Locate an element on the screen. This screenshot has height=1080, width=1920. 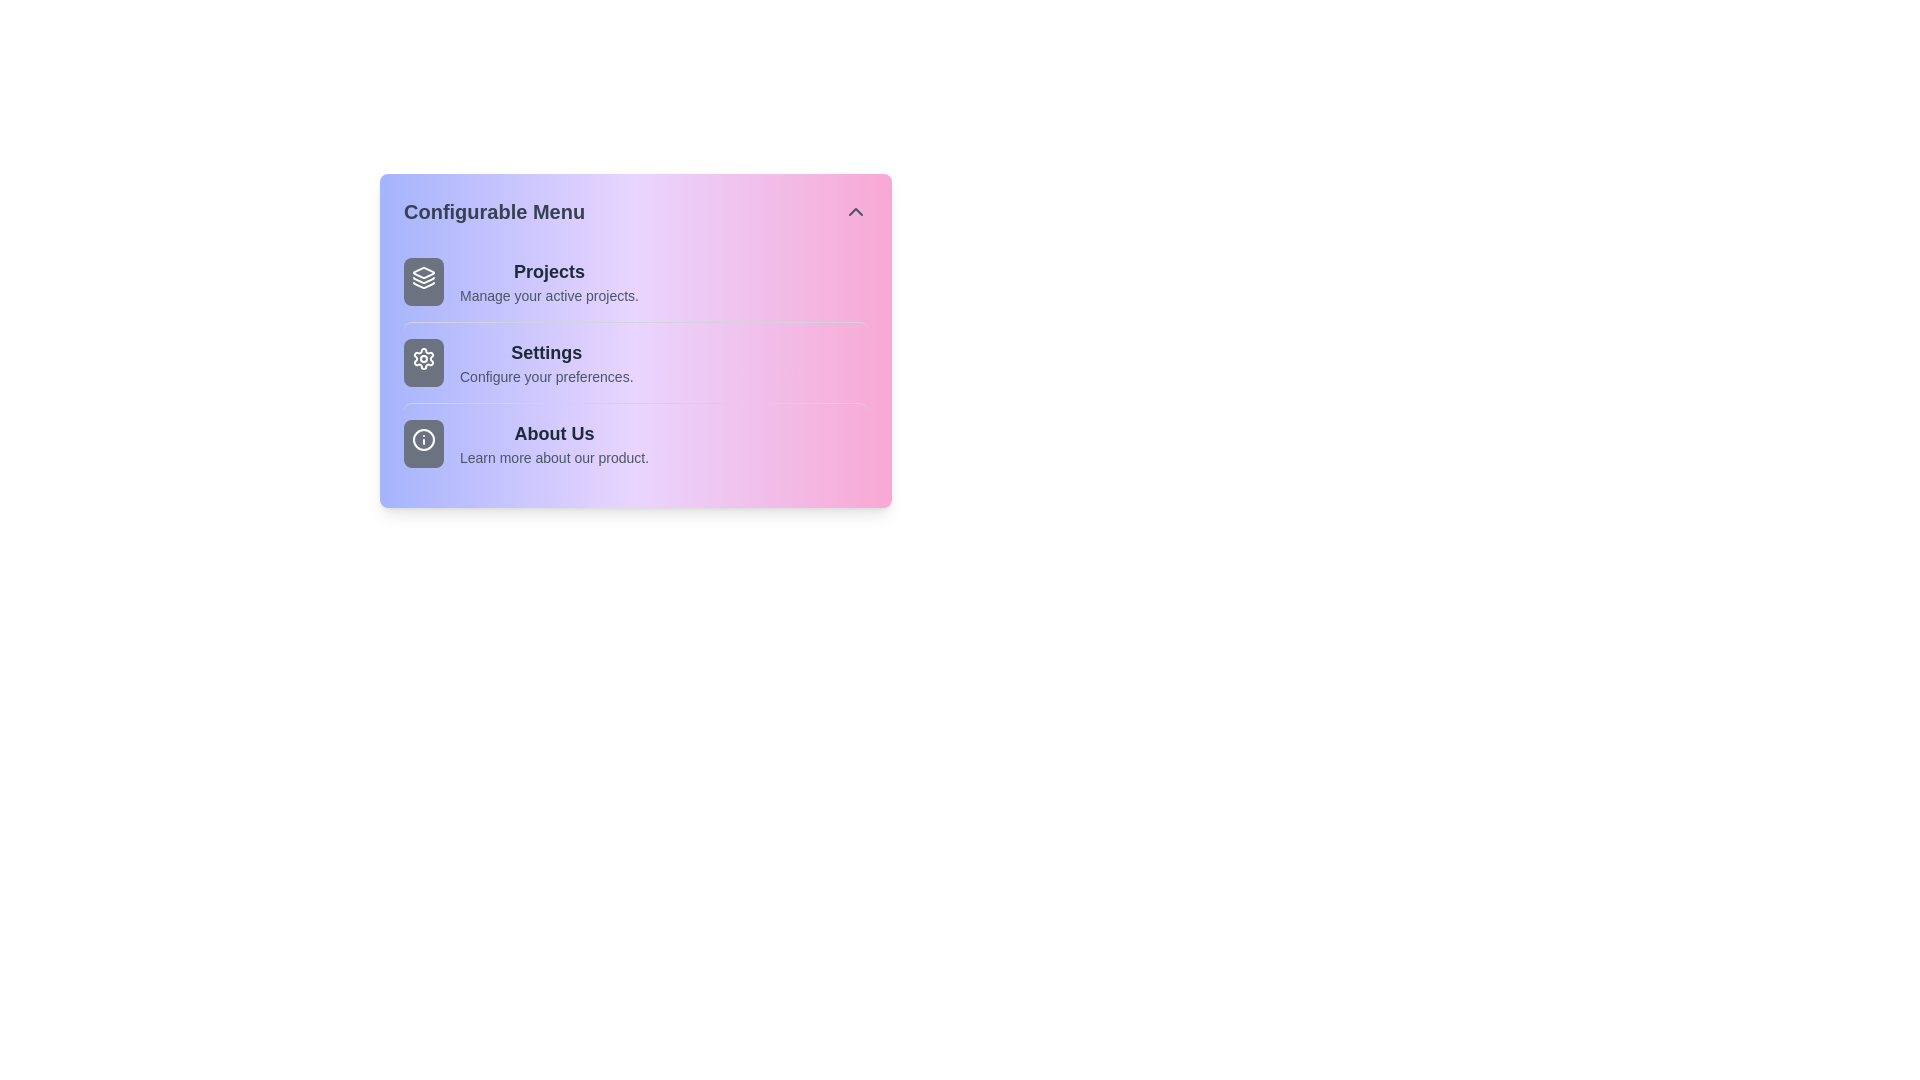
the menu item icon for Projects is located at coordinates (422, 281).